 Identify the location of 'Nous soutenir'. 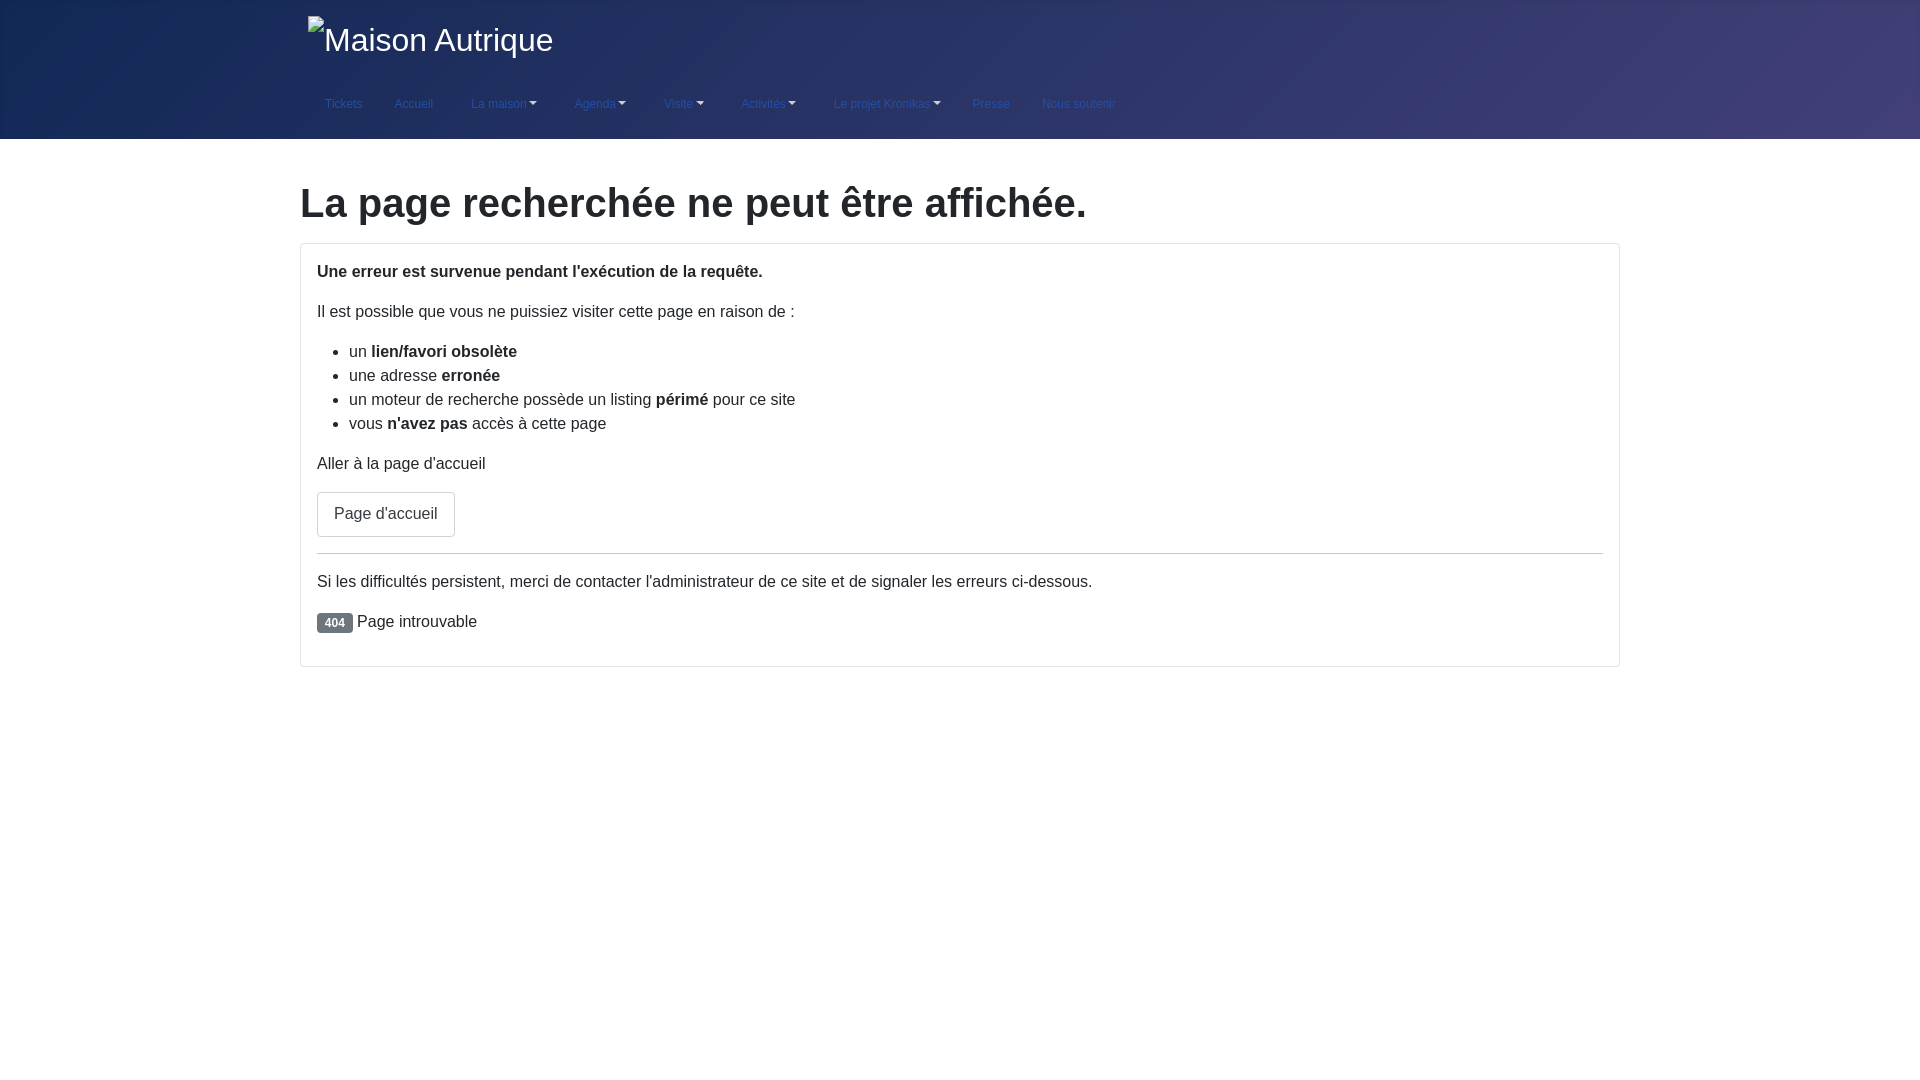
(1077, 104).